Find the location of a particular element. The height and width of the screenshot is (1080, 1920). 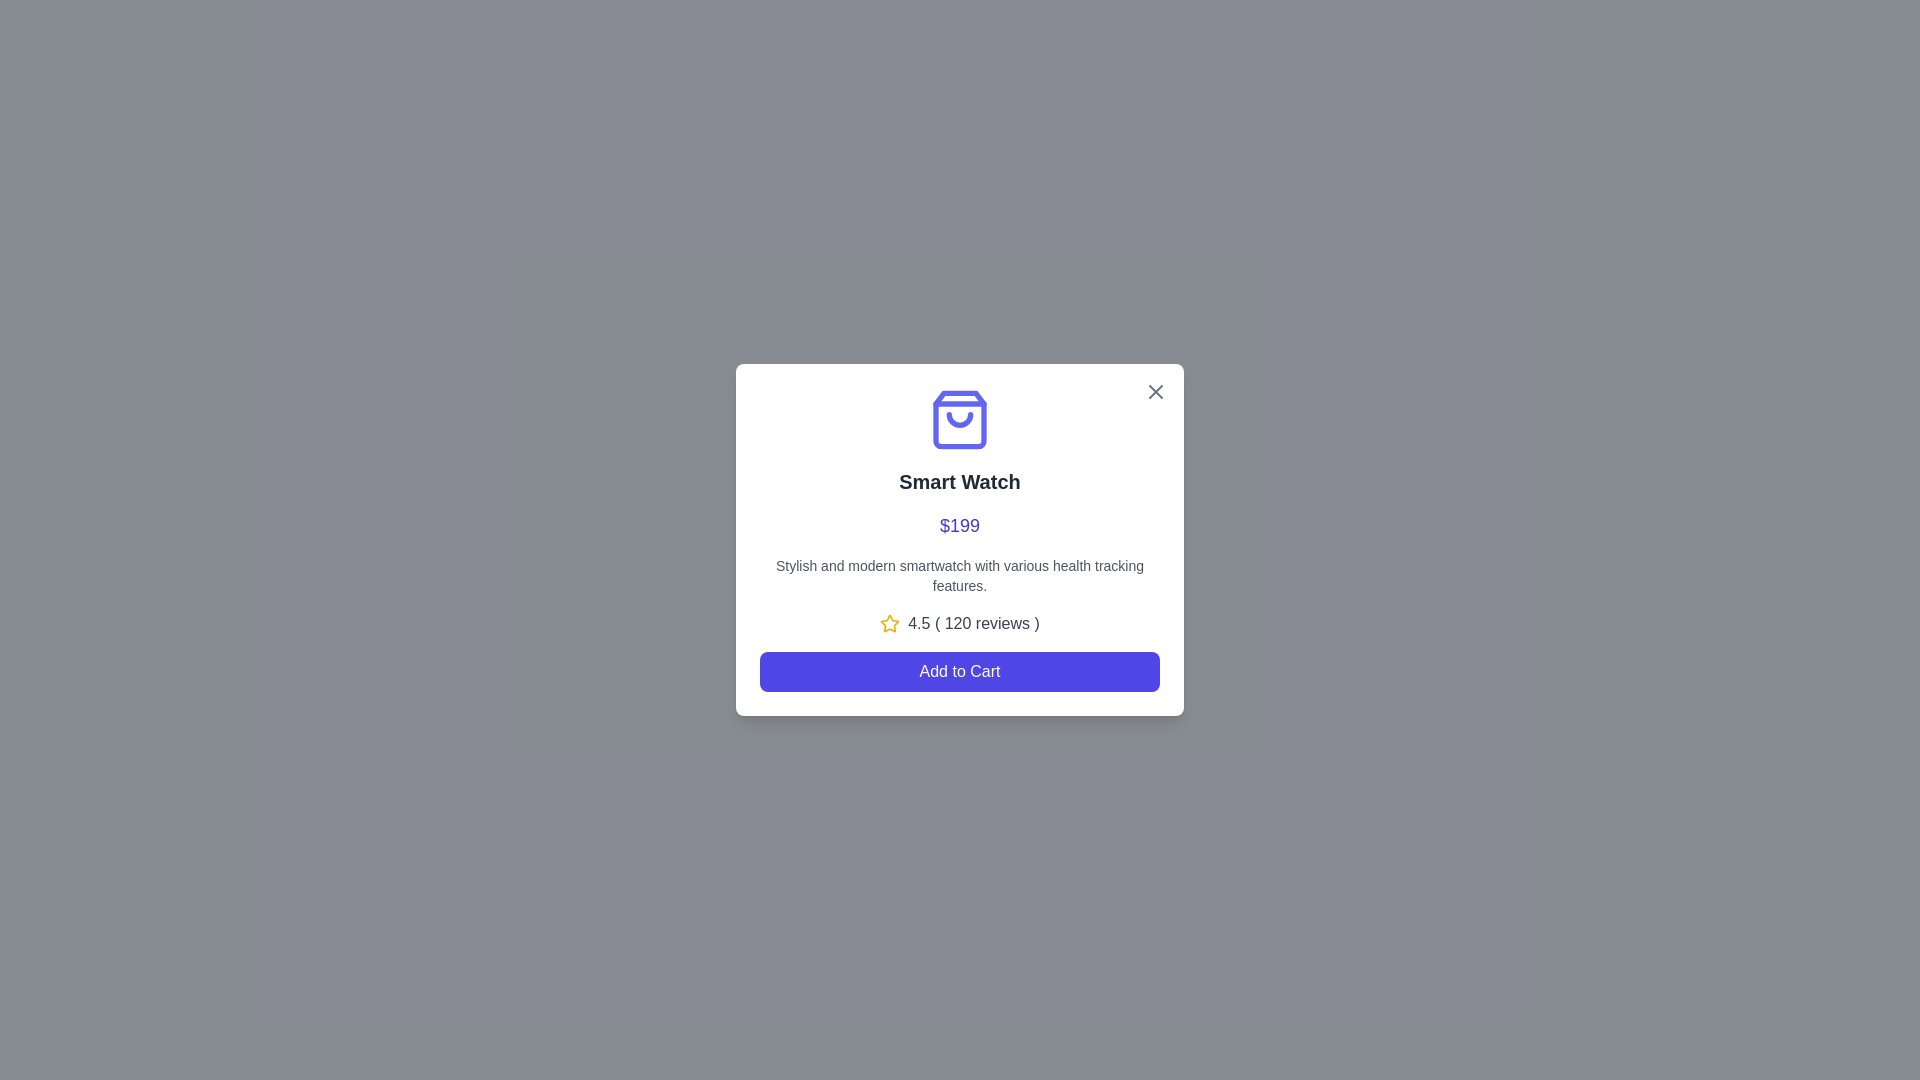

the star icon, which is yellow and outlined, located next to the text '4.5 (120 reviews)', to the left of the rating display is located at coordinates (889, 623).